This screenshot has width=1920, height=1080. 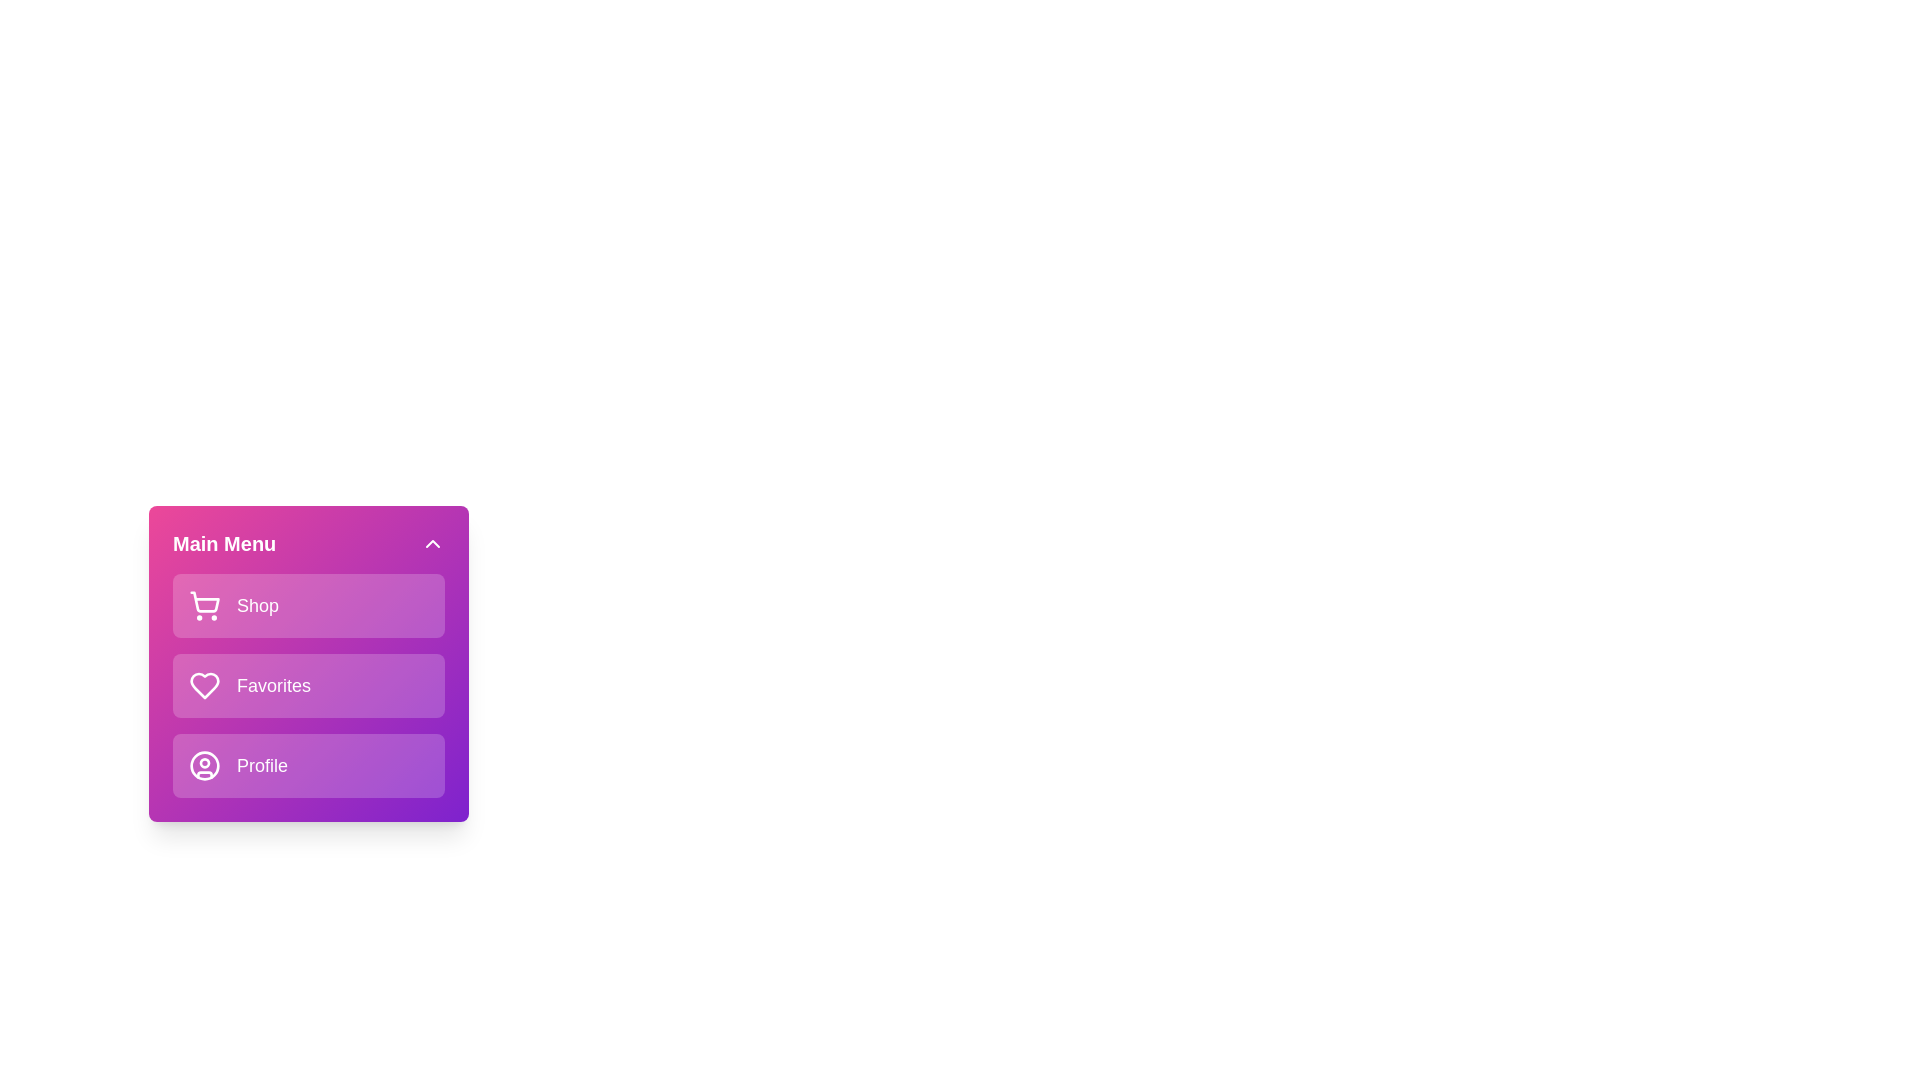 What do you see at coordinates (205, 604) in the screenshot?
I see `the menu item icon corresponding to Shop` at bounding box center [205, 604].